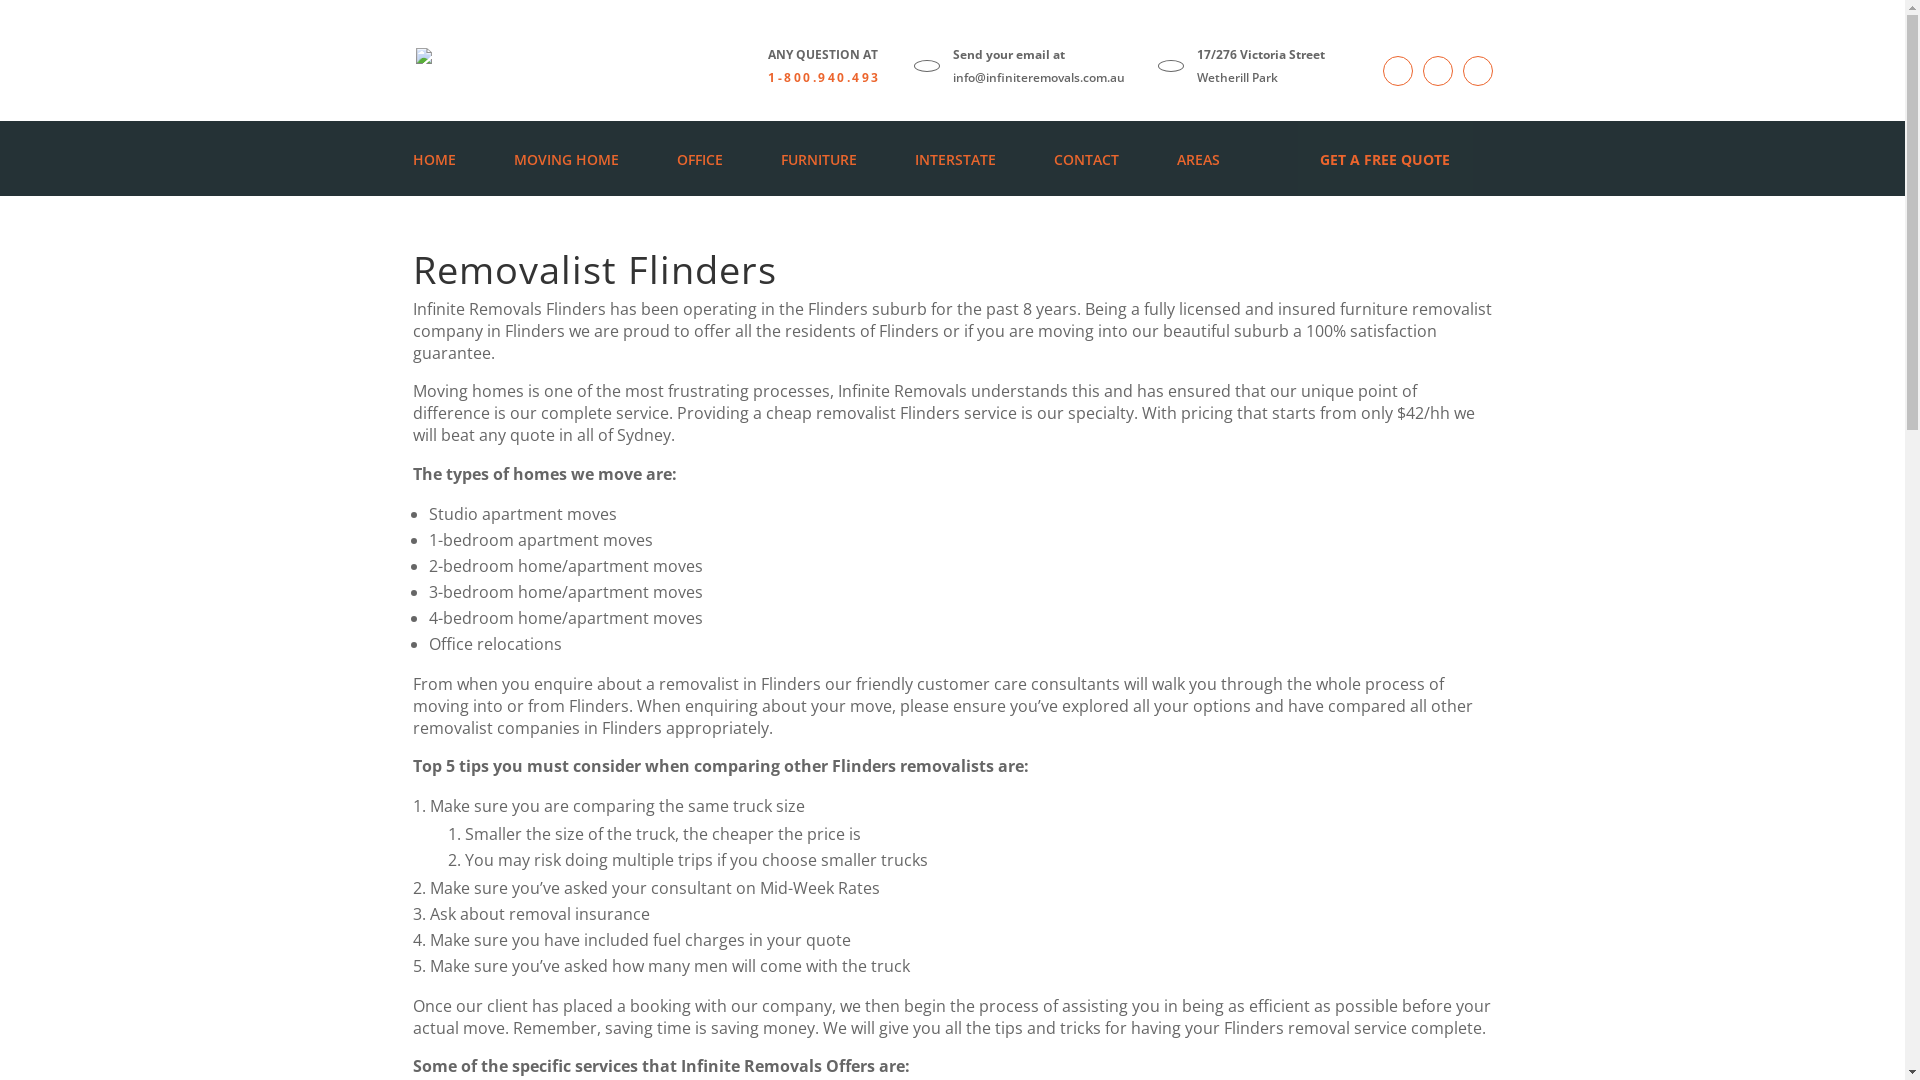  Describe the element at coordinates (1176, 158) in the screenshot. I see `'AREAS'` at that location.